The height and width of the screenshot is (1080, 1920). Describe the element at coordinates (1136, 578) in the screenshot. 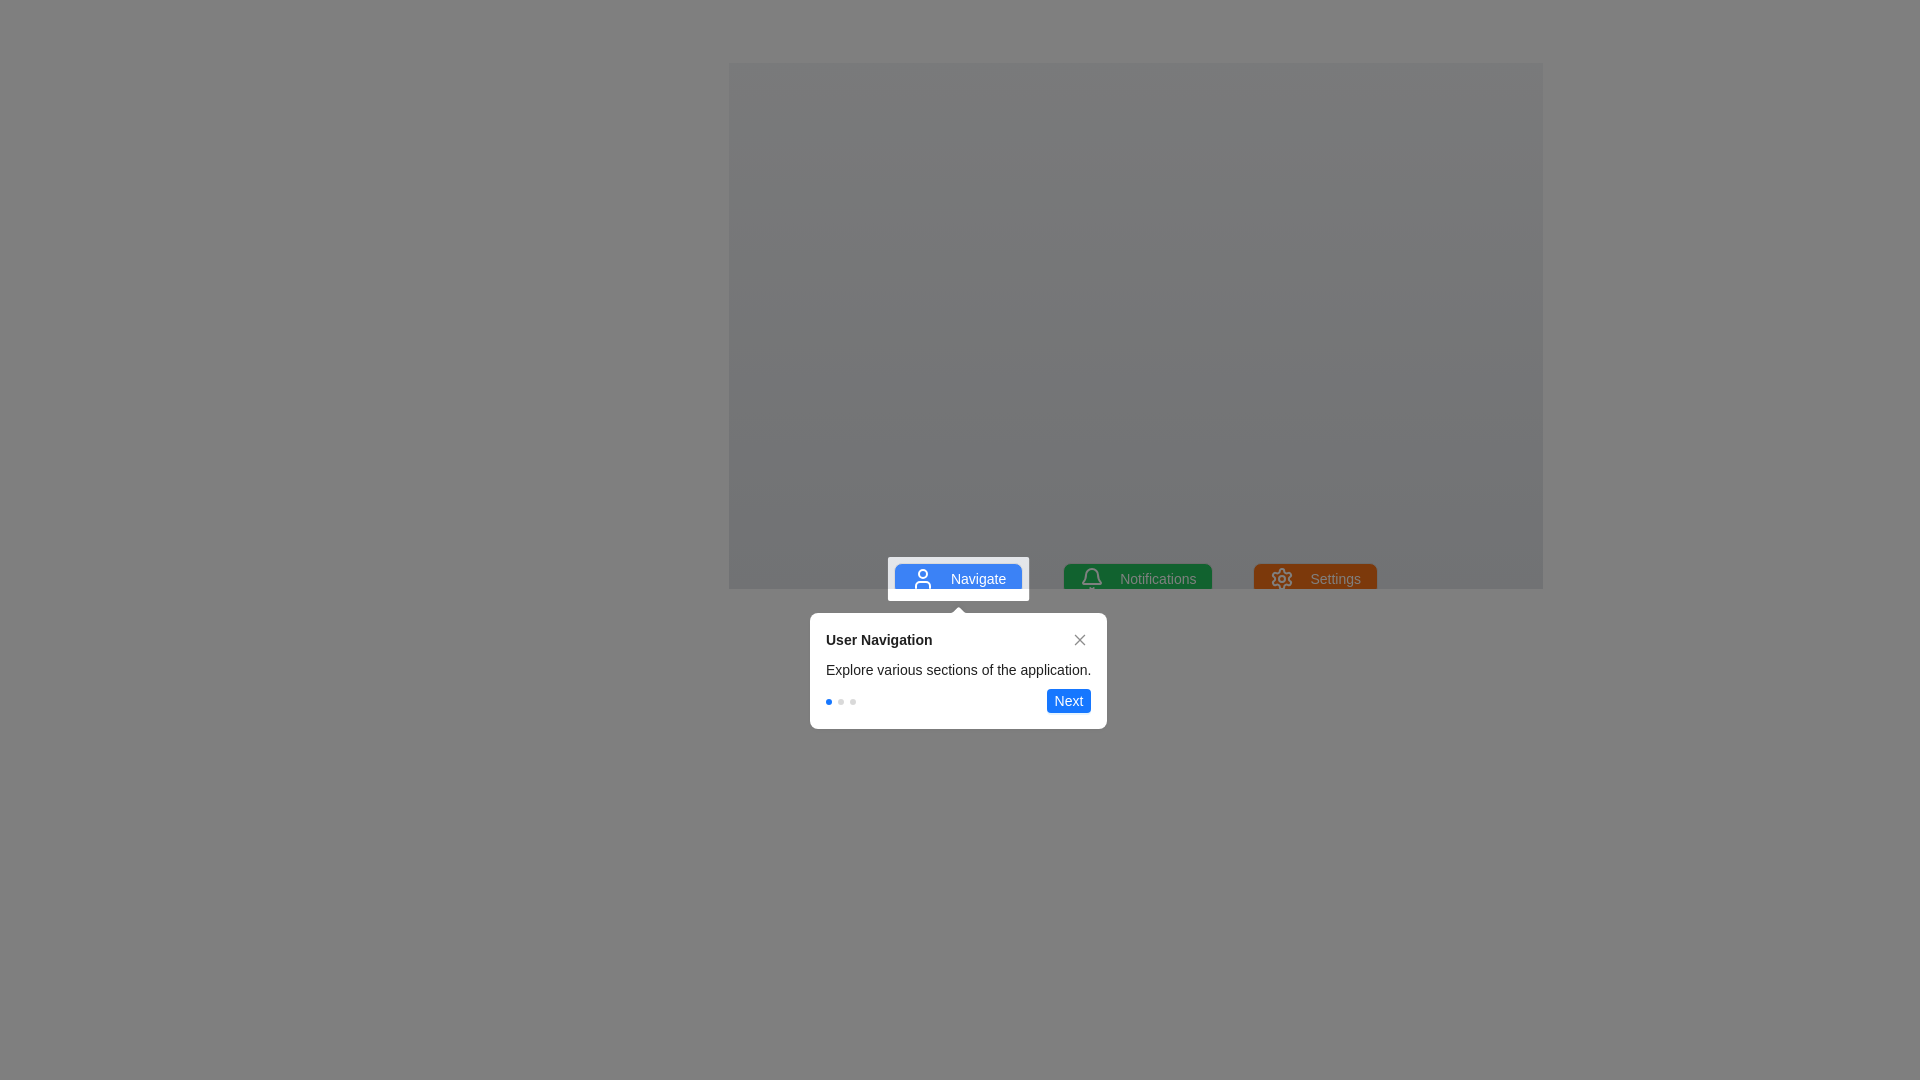

I see `the 'Notifications' button` at that location.